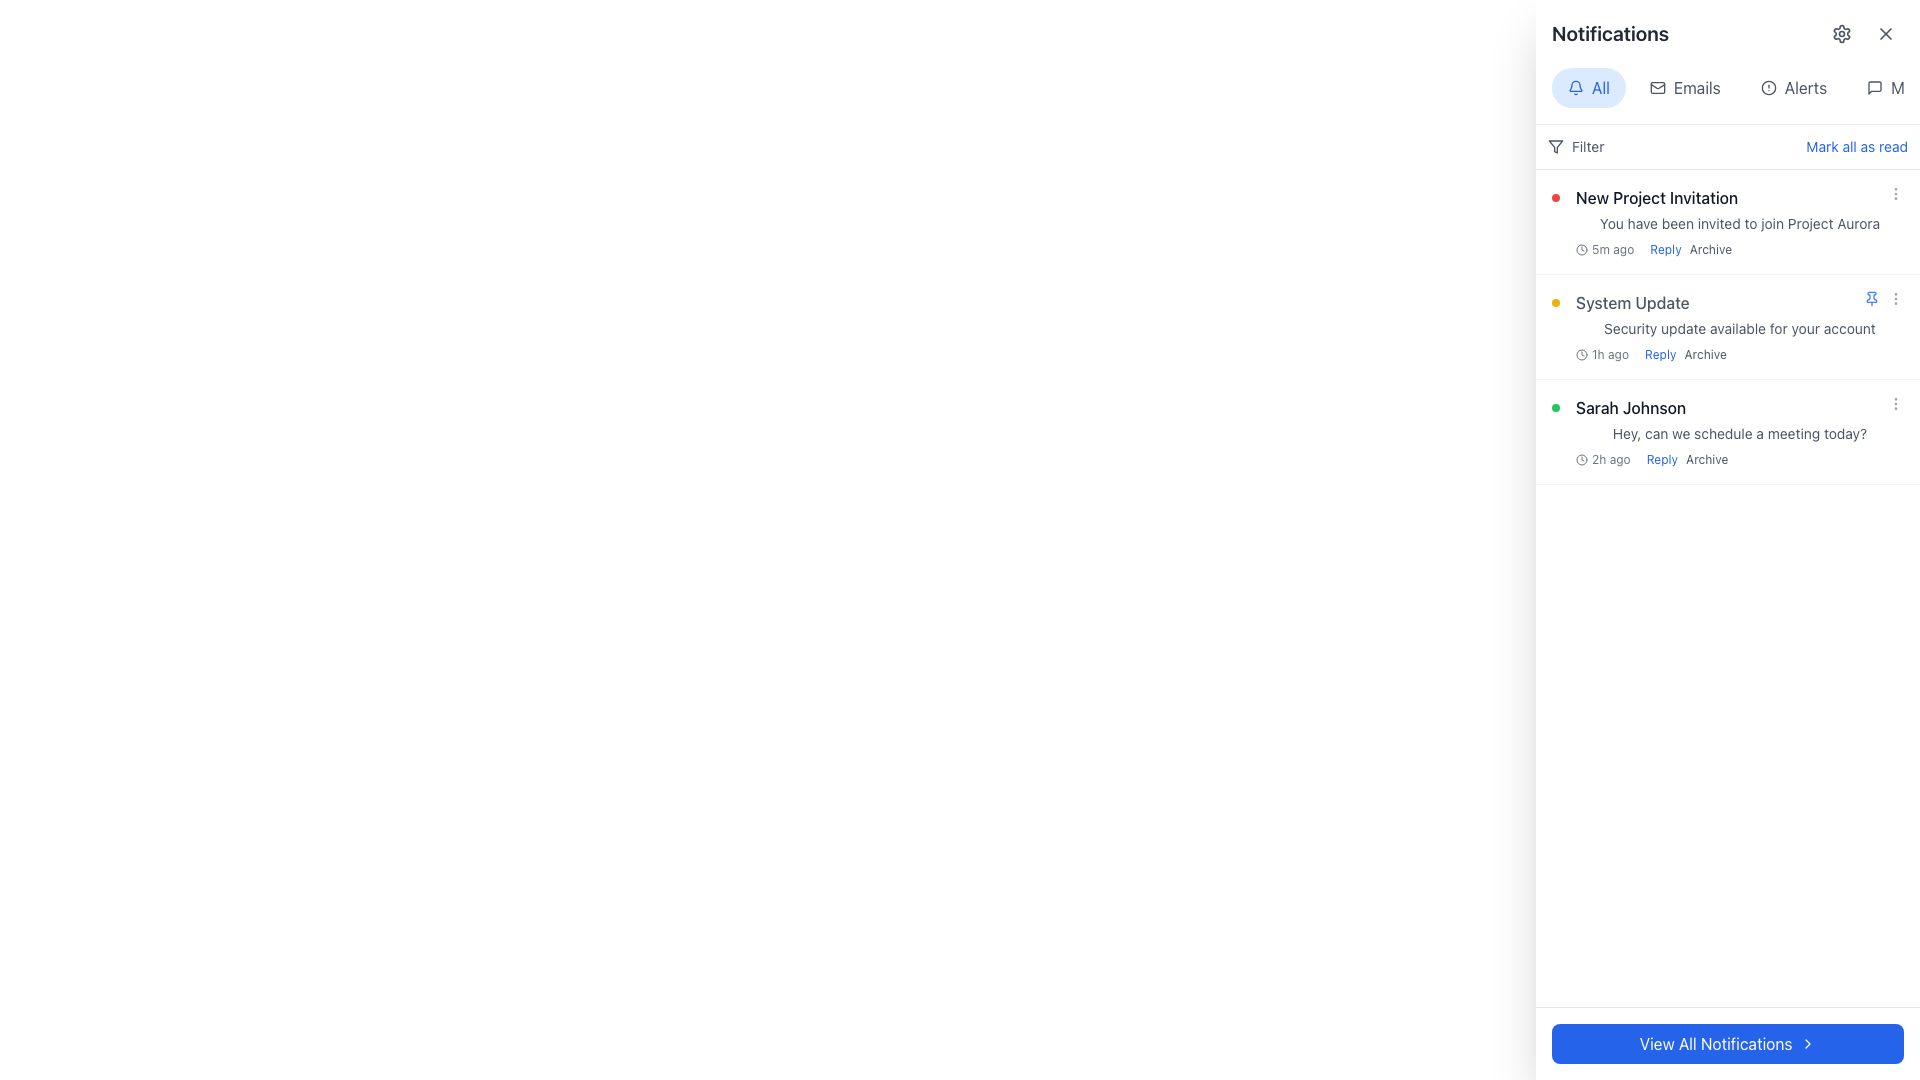 This screenshot has width=1920, height=1080. What do you see at coordinates (1895, 404) in the screenshot?
I see `the button adjacent to the notification item labeled 'Sarah Johnson'` at bounding box center [1895, 404].